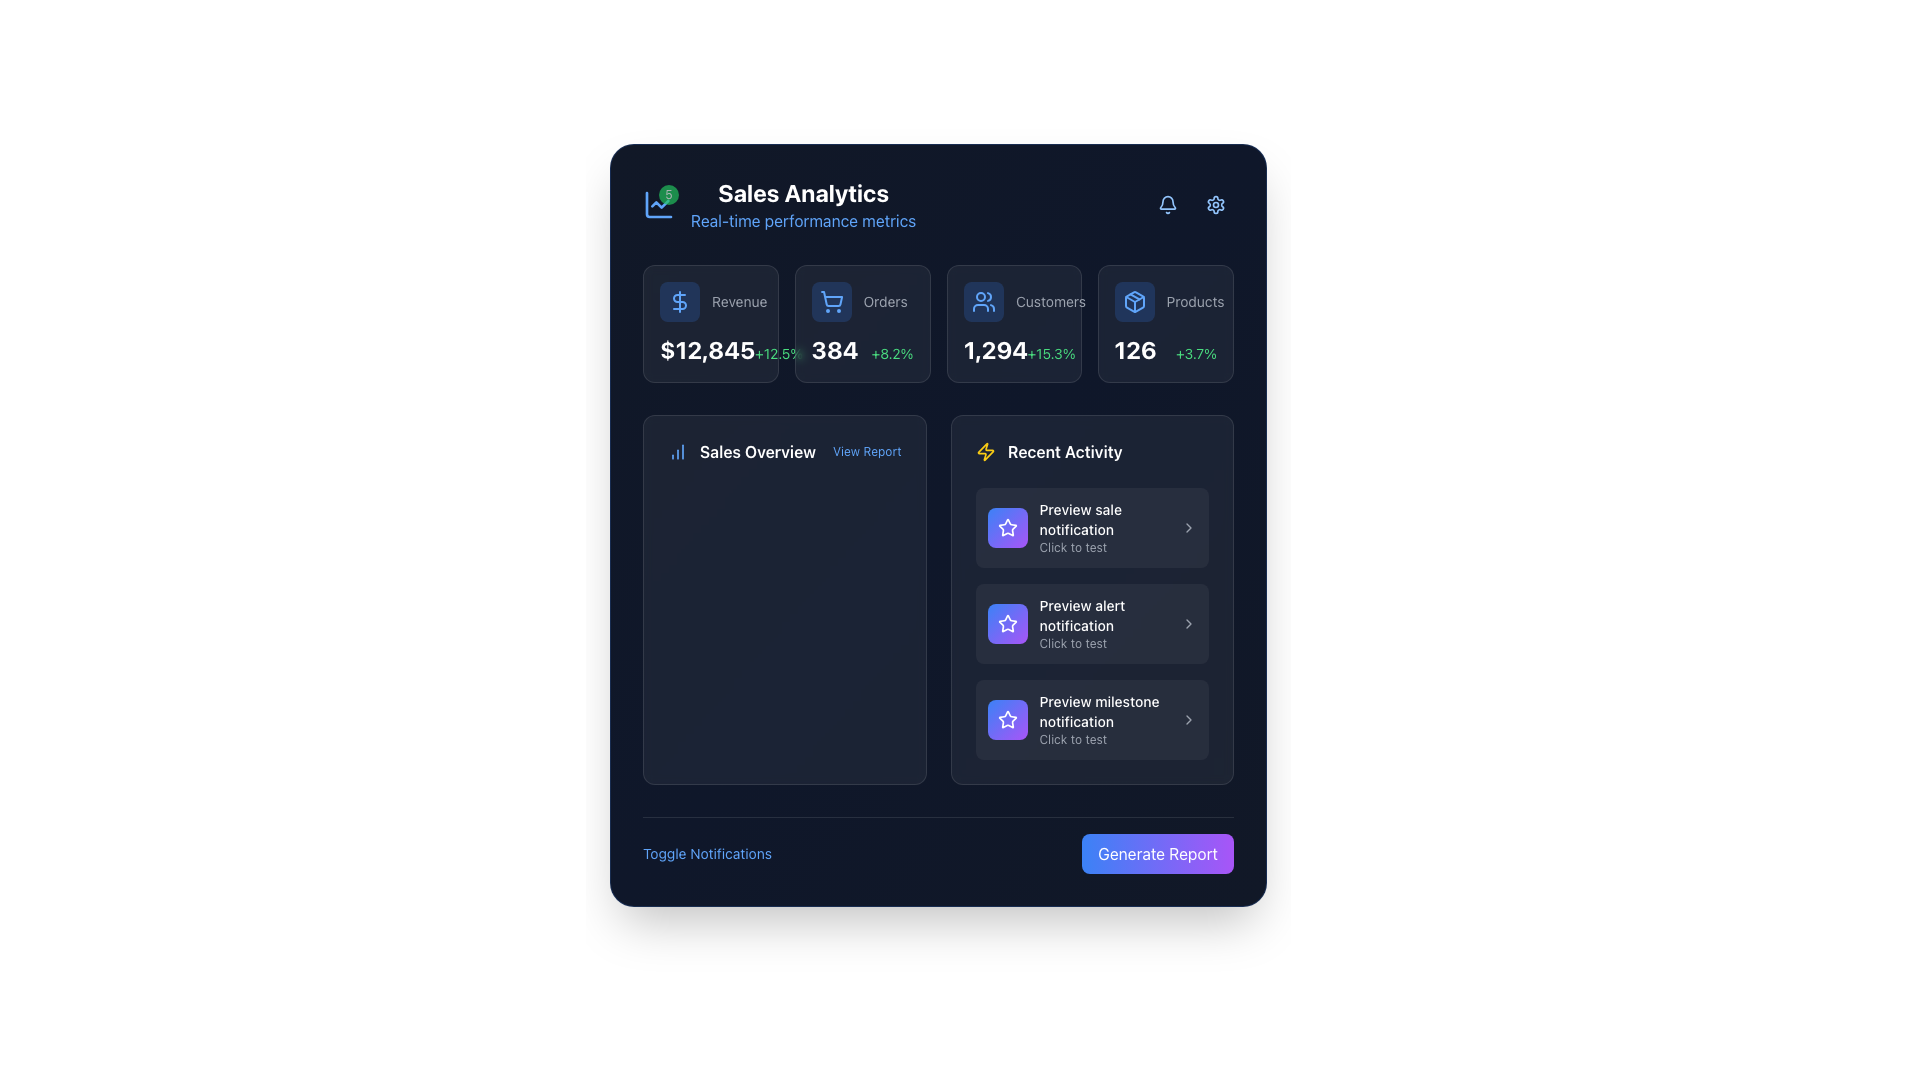  I want to click on the button located at the bottom-right corner of the interface that triggers report generation, so click(1158, 853).